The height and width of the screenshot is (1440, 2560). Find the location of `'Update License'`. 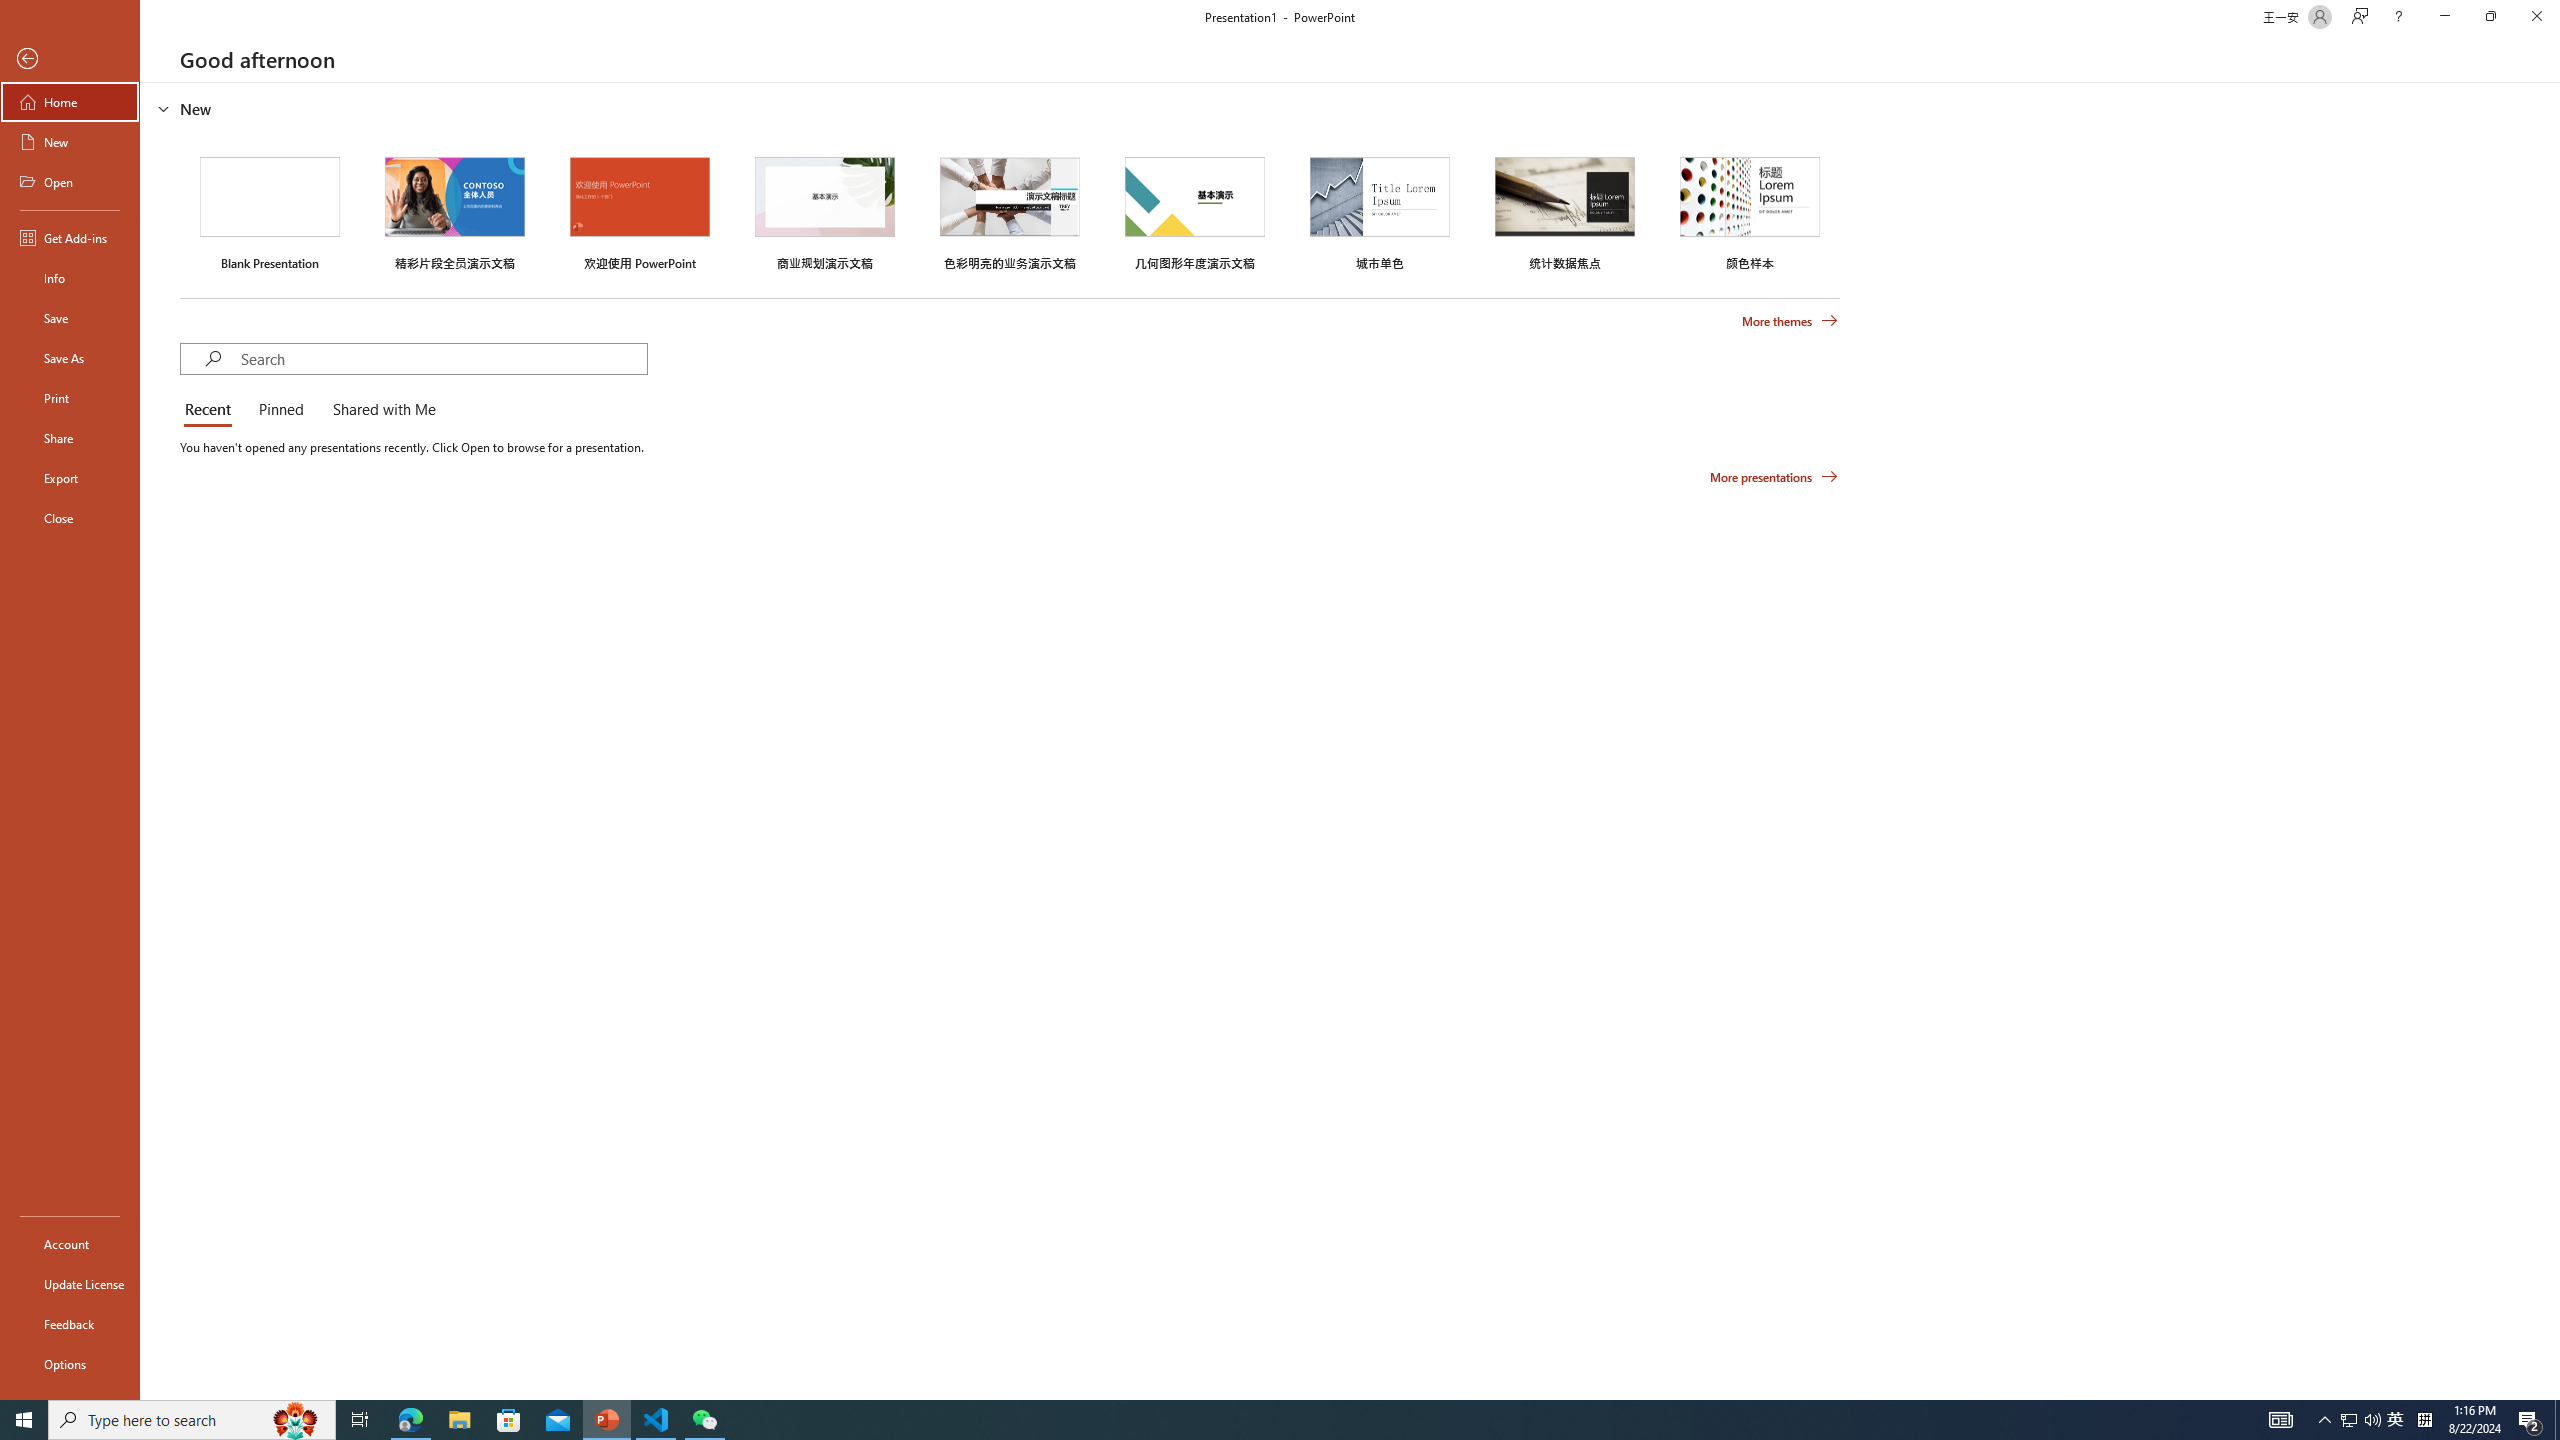

'Update License' is located at coordinates (69, 1283).